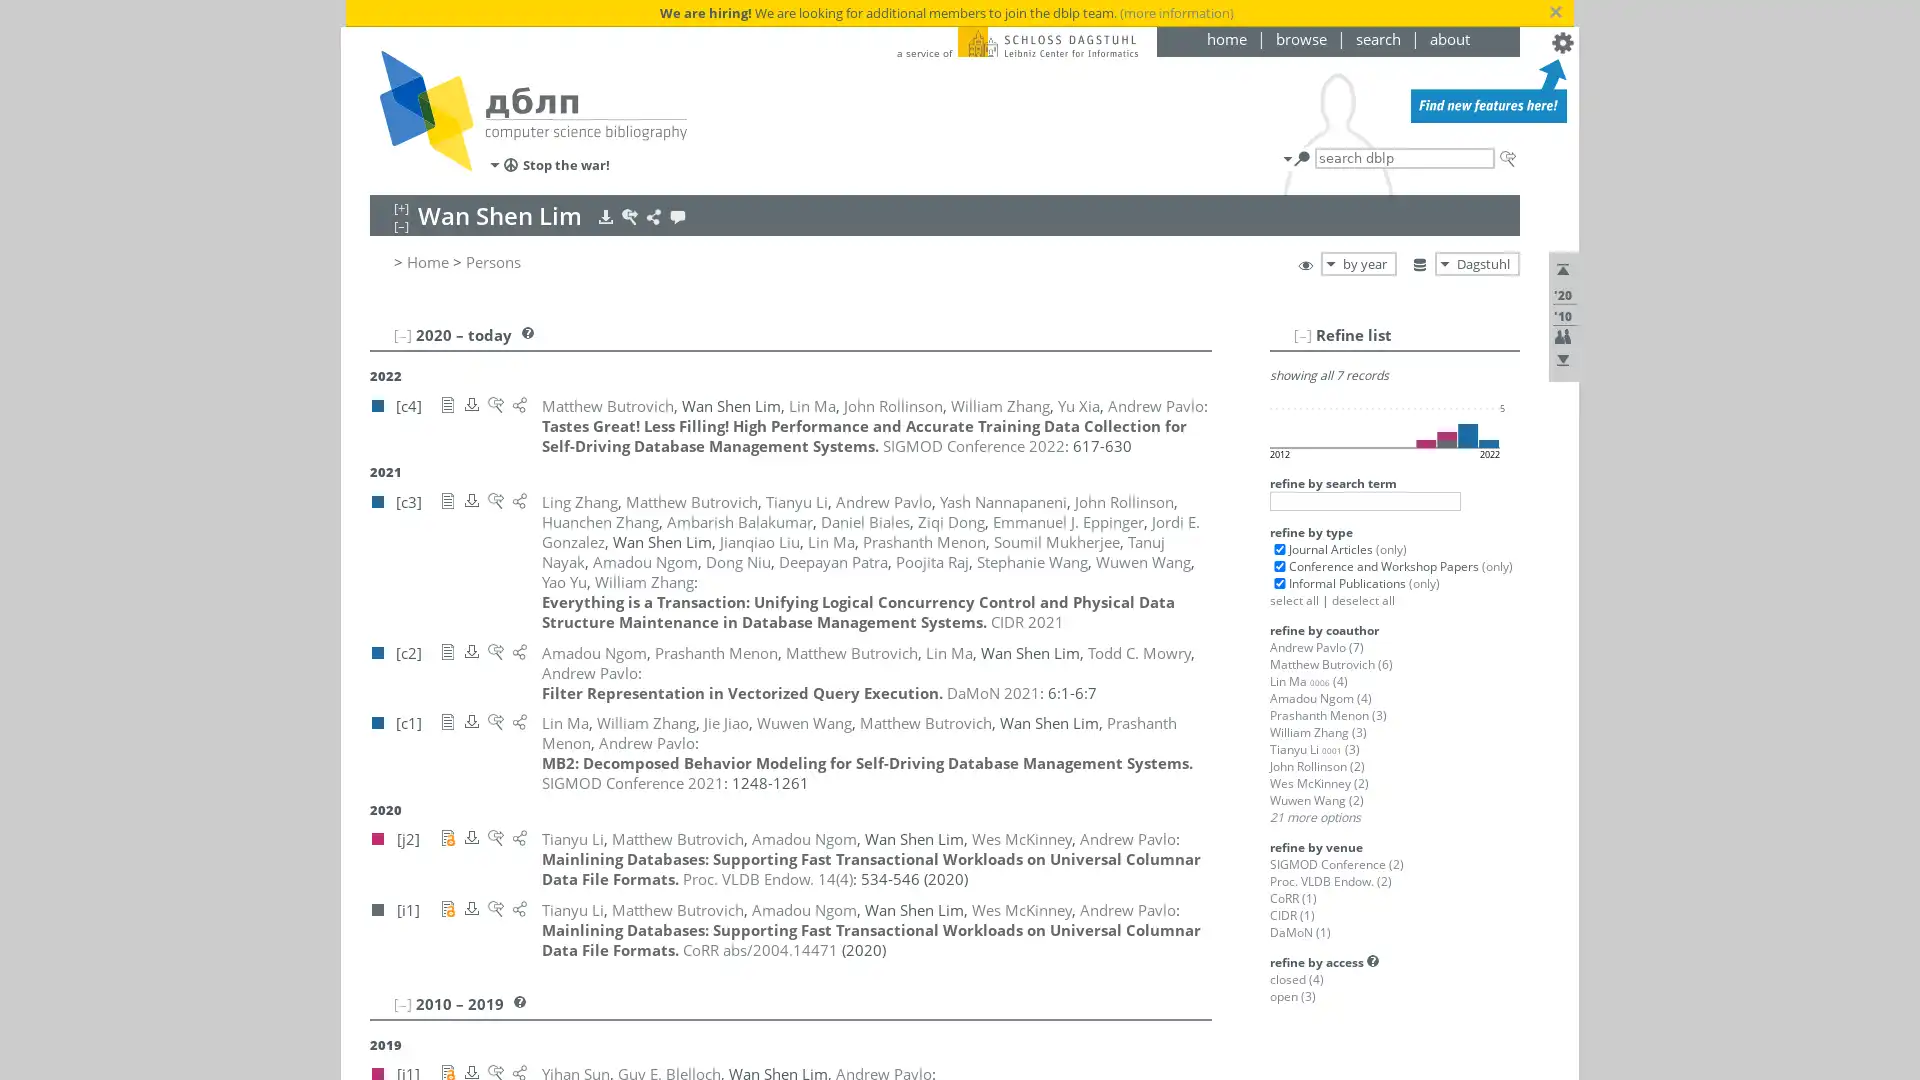 The image size is (1920, 1080). I want to click on select all, so click(1294, 599).